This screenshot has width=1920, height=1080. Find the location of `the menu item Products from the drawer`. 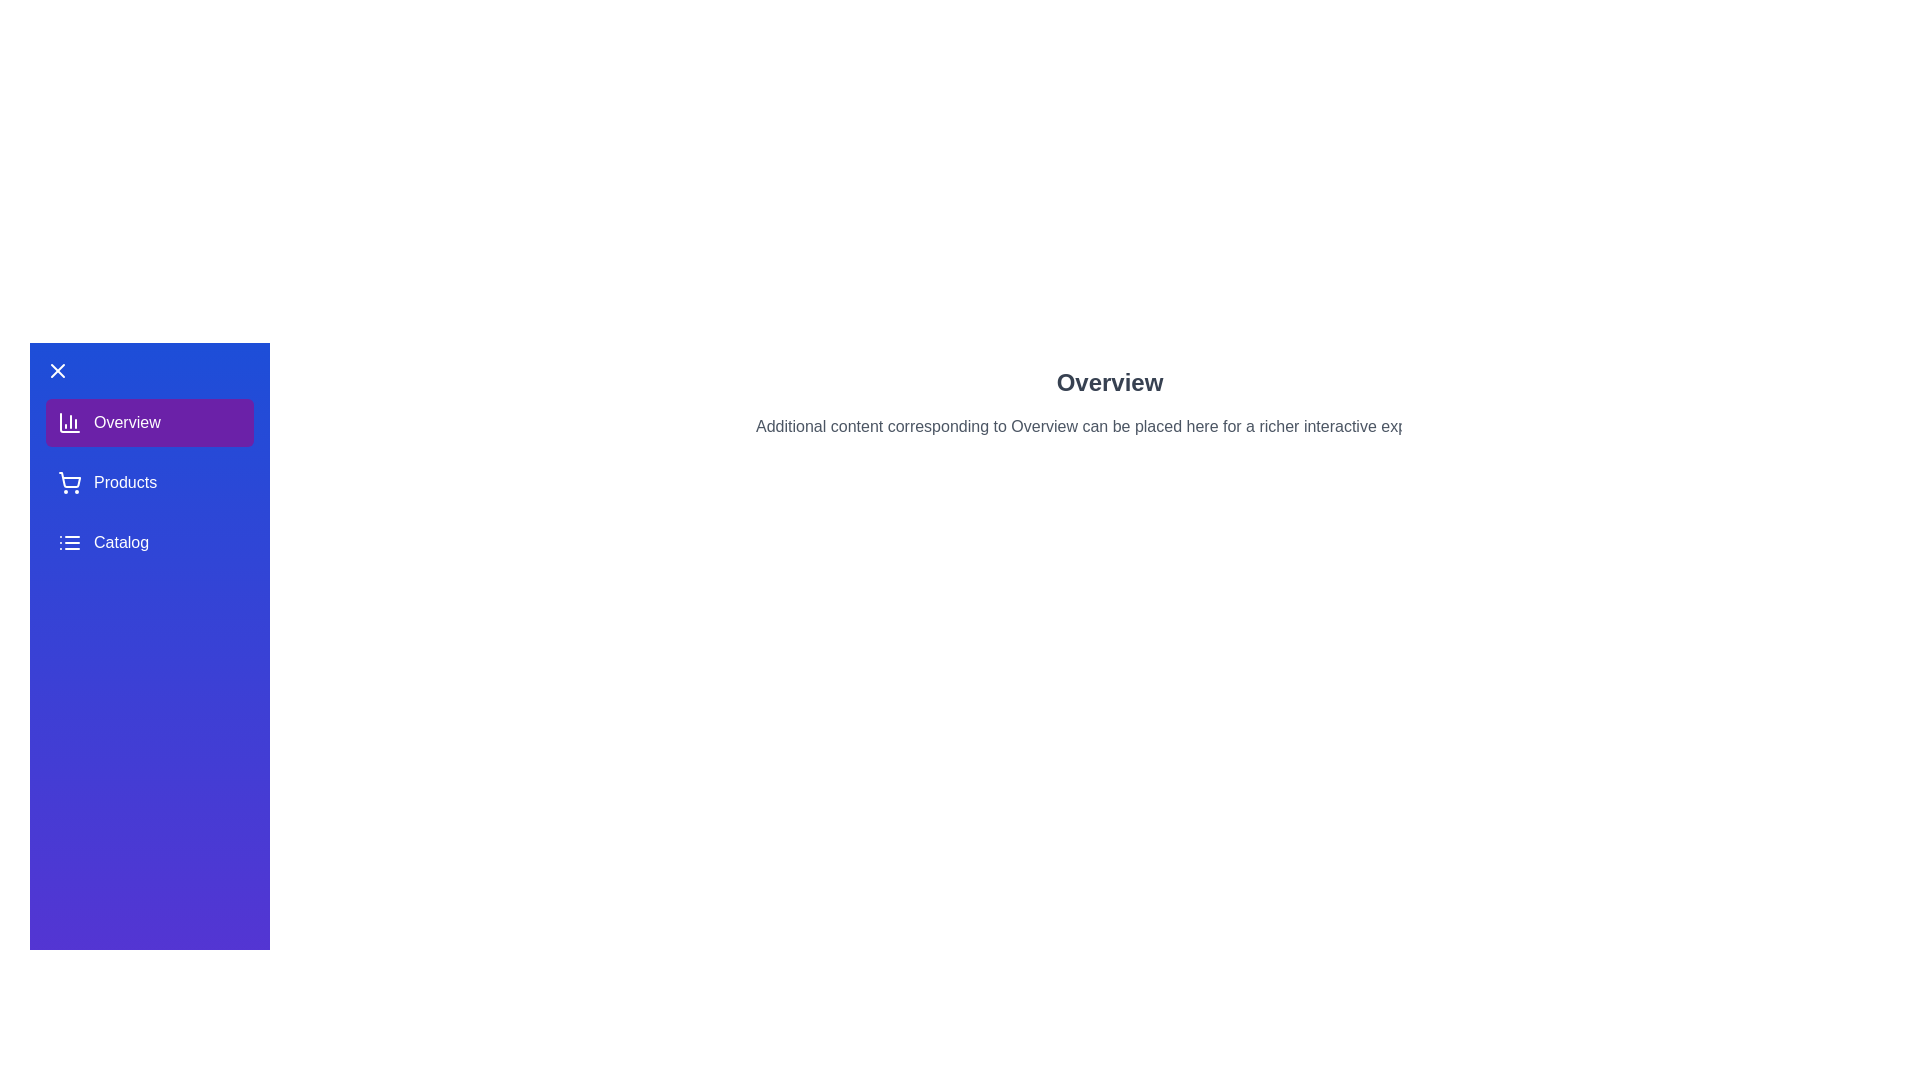

the menu item Products from the drawer is located at coordinates (148, 482).